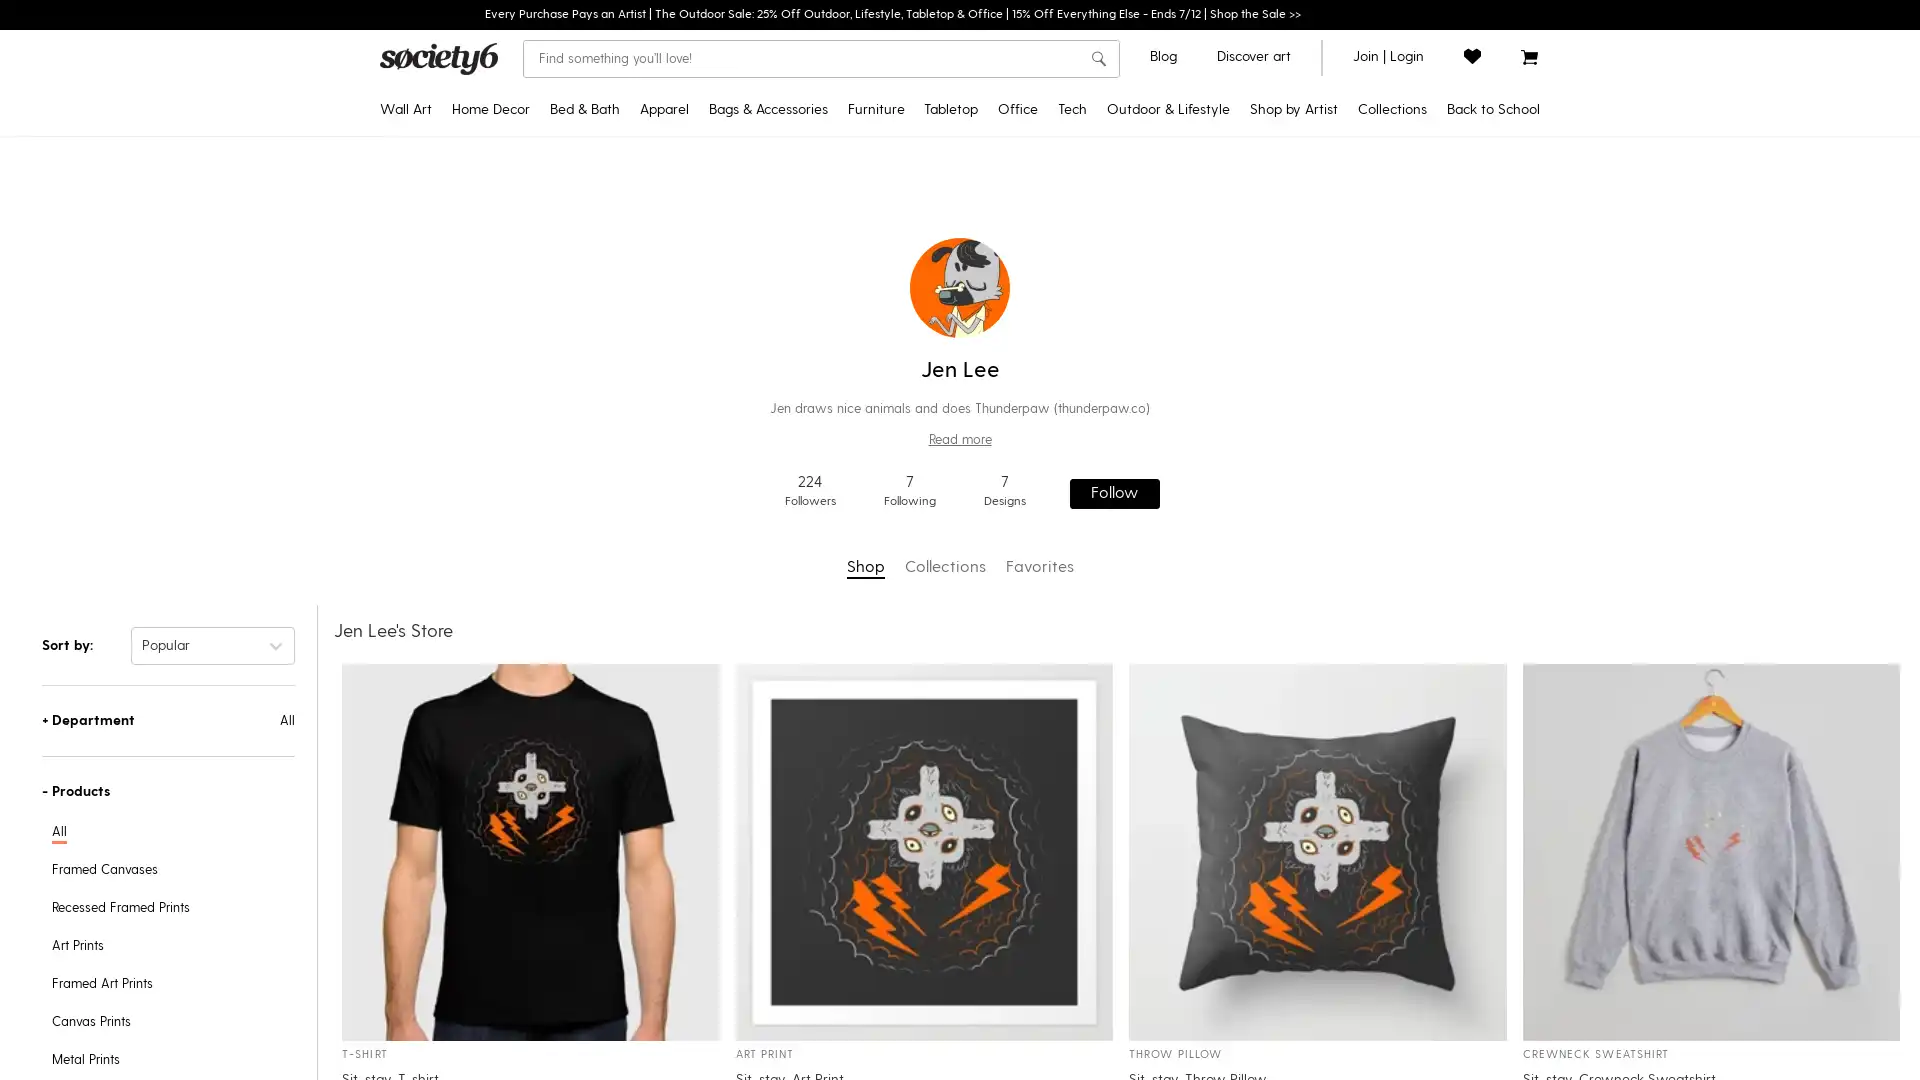 This screenshot has width=1920, height=1080. What do you see at coordinates (663, 110) in the screenshot?
I see `Apparel` at bounding box center [663, 110].